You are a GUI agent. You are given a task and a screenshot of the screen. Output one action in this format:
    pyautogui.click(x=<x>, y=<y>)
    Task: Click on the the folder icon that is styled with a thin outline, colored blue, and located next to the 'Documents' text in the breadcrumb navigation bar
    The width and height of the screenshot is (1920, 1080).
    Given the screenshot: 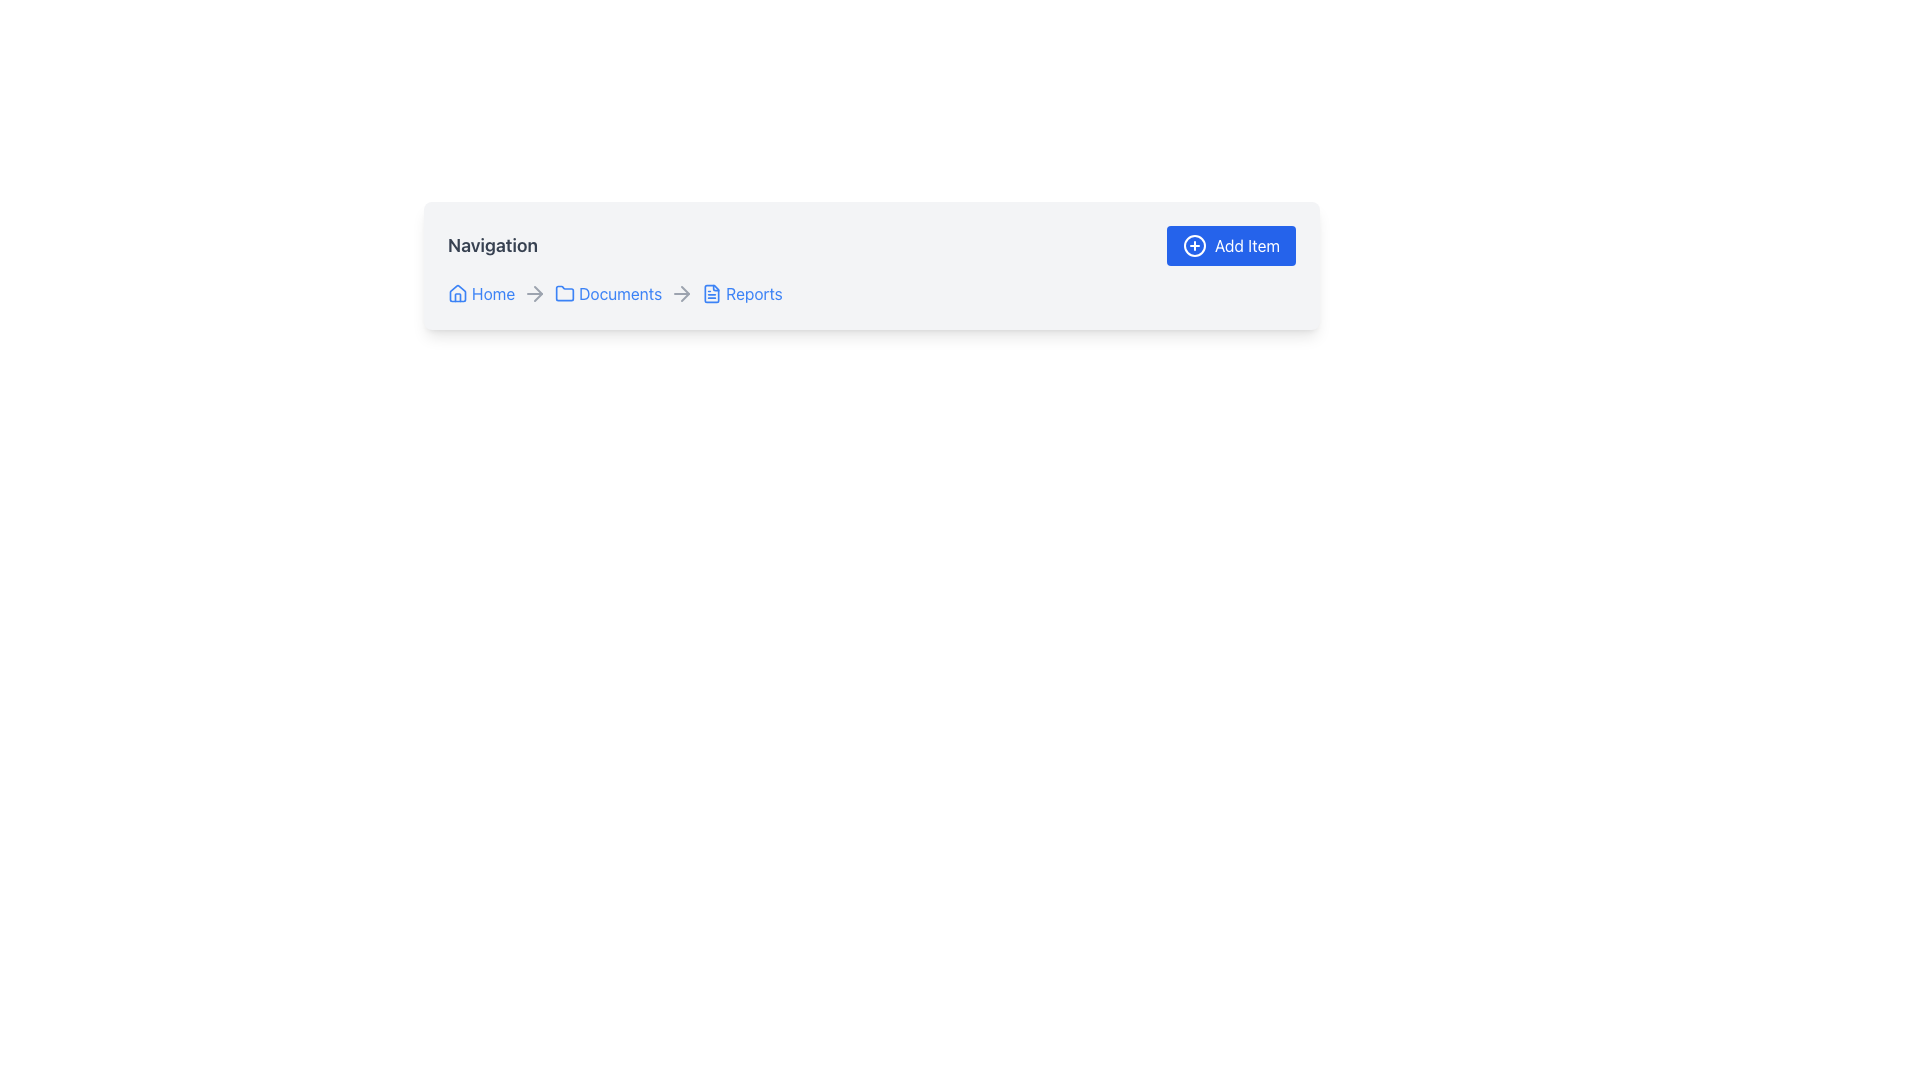 What is the action you would take?
    pyautogui.click(x=564, y=293)
    